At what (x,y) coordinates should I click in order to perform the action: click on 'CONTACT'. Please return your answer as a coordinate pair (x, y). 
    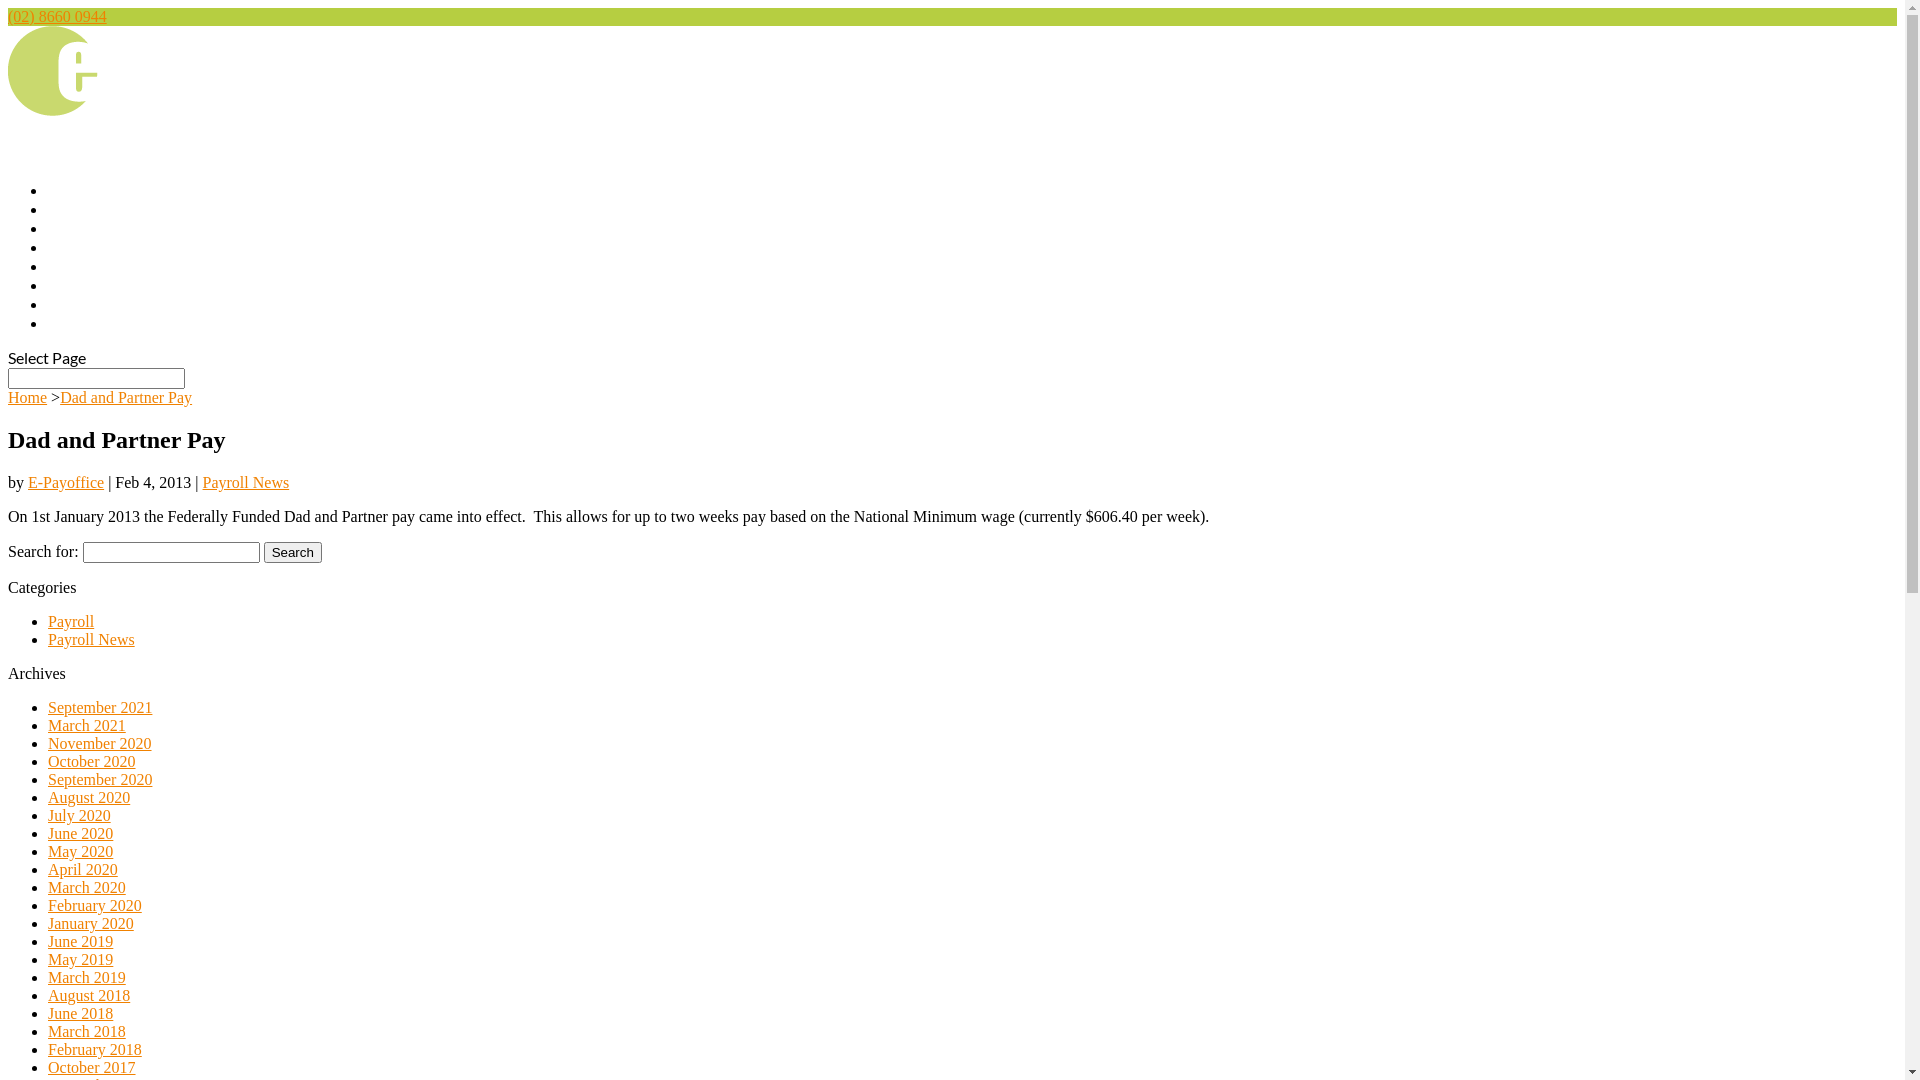
    Looking at the image, I should click on (84, 325).